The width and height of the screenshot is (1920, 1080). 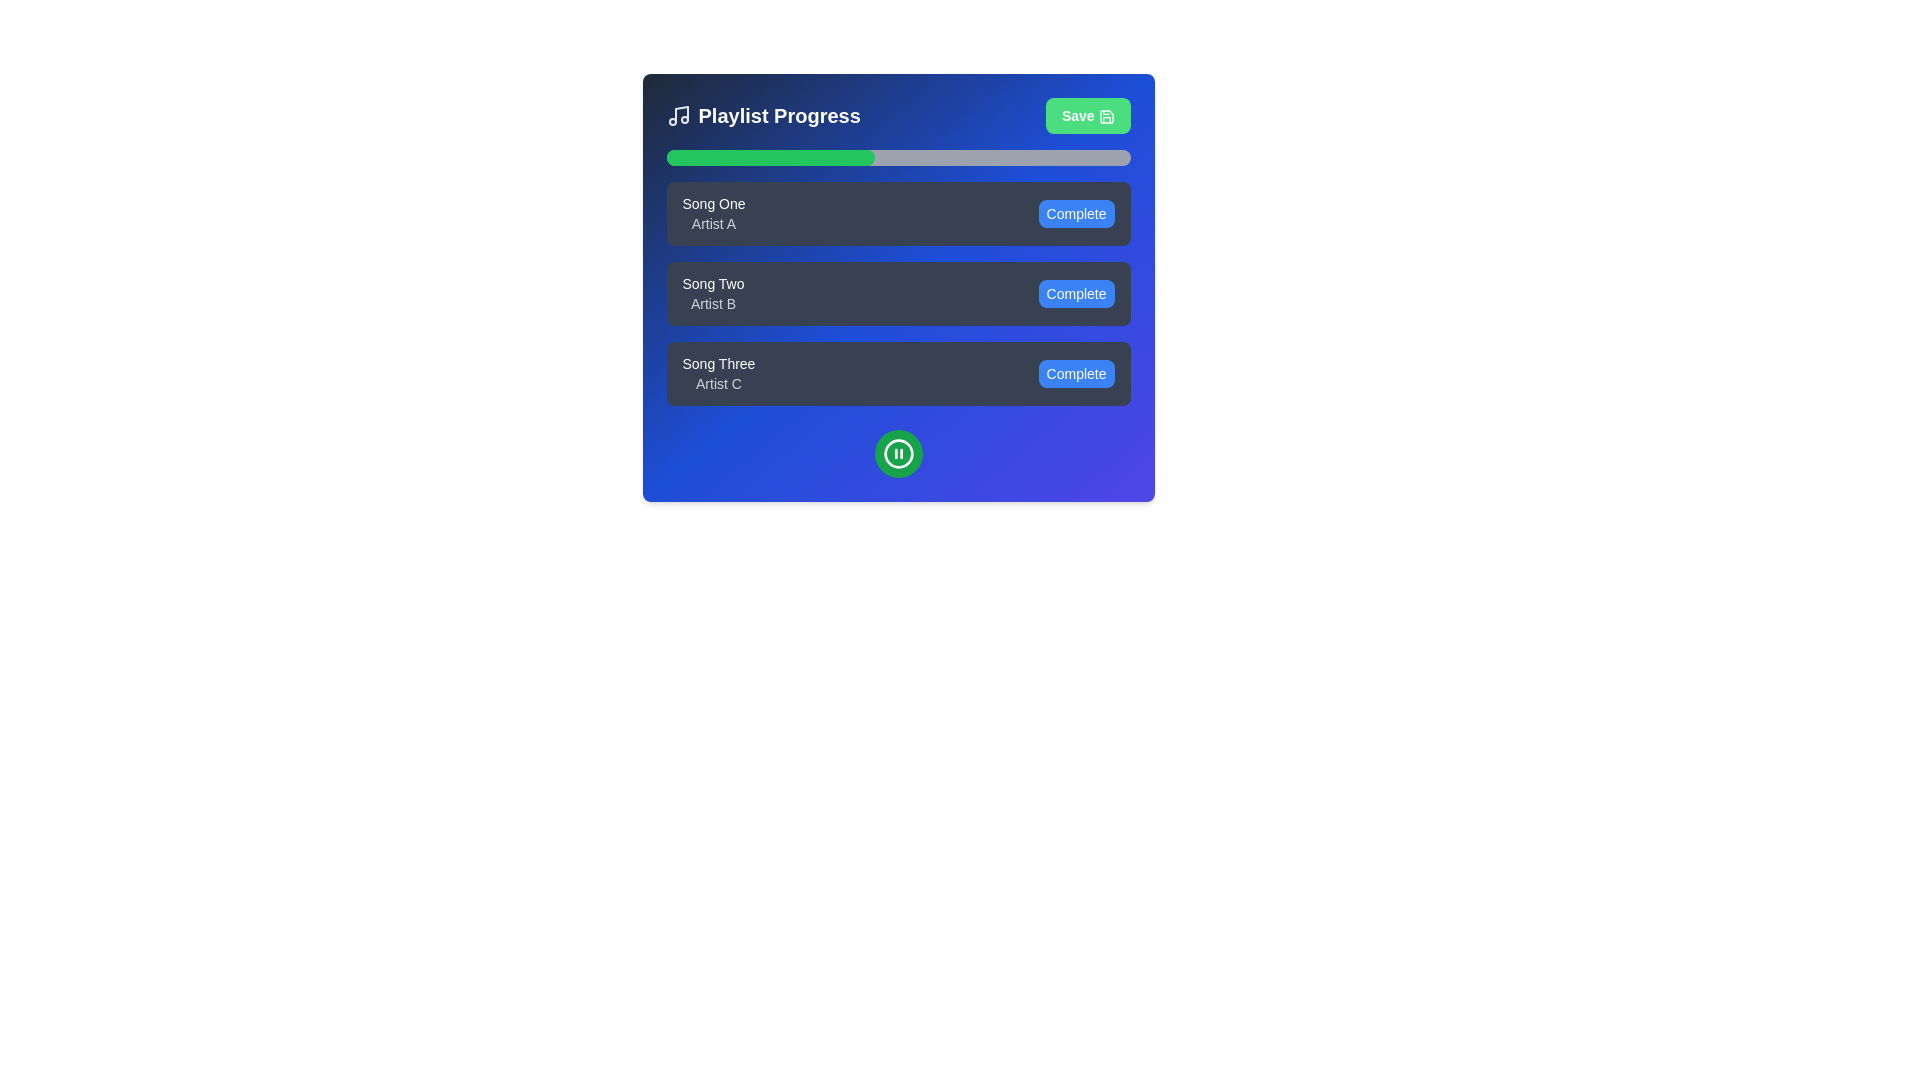 I want to click on the decorative icon representing the 'Playlist Progress' section, located at the top-left corner of the section, just to the left of the title text, so click(x=678, y=115).